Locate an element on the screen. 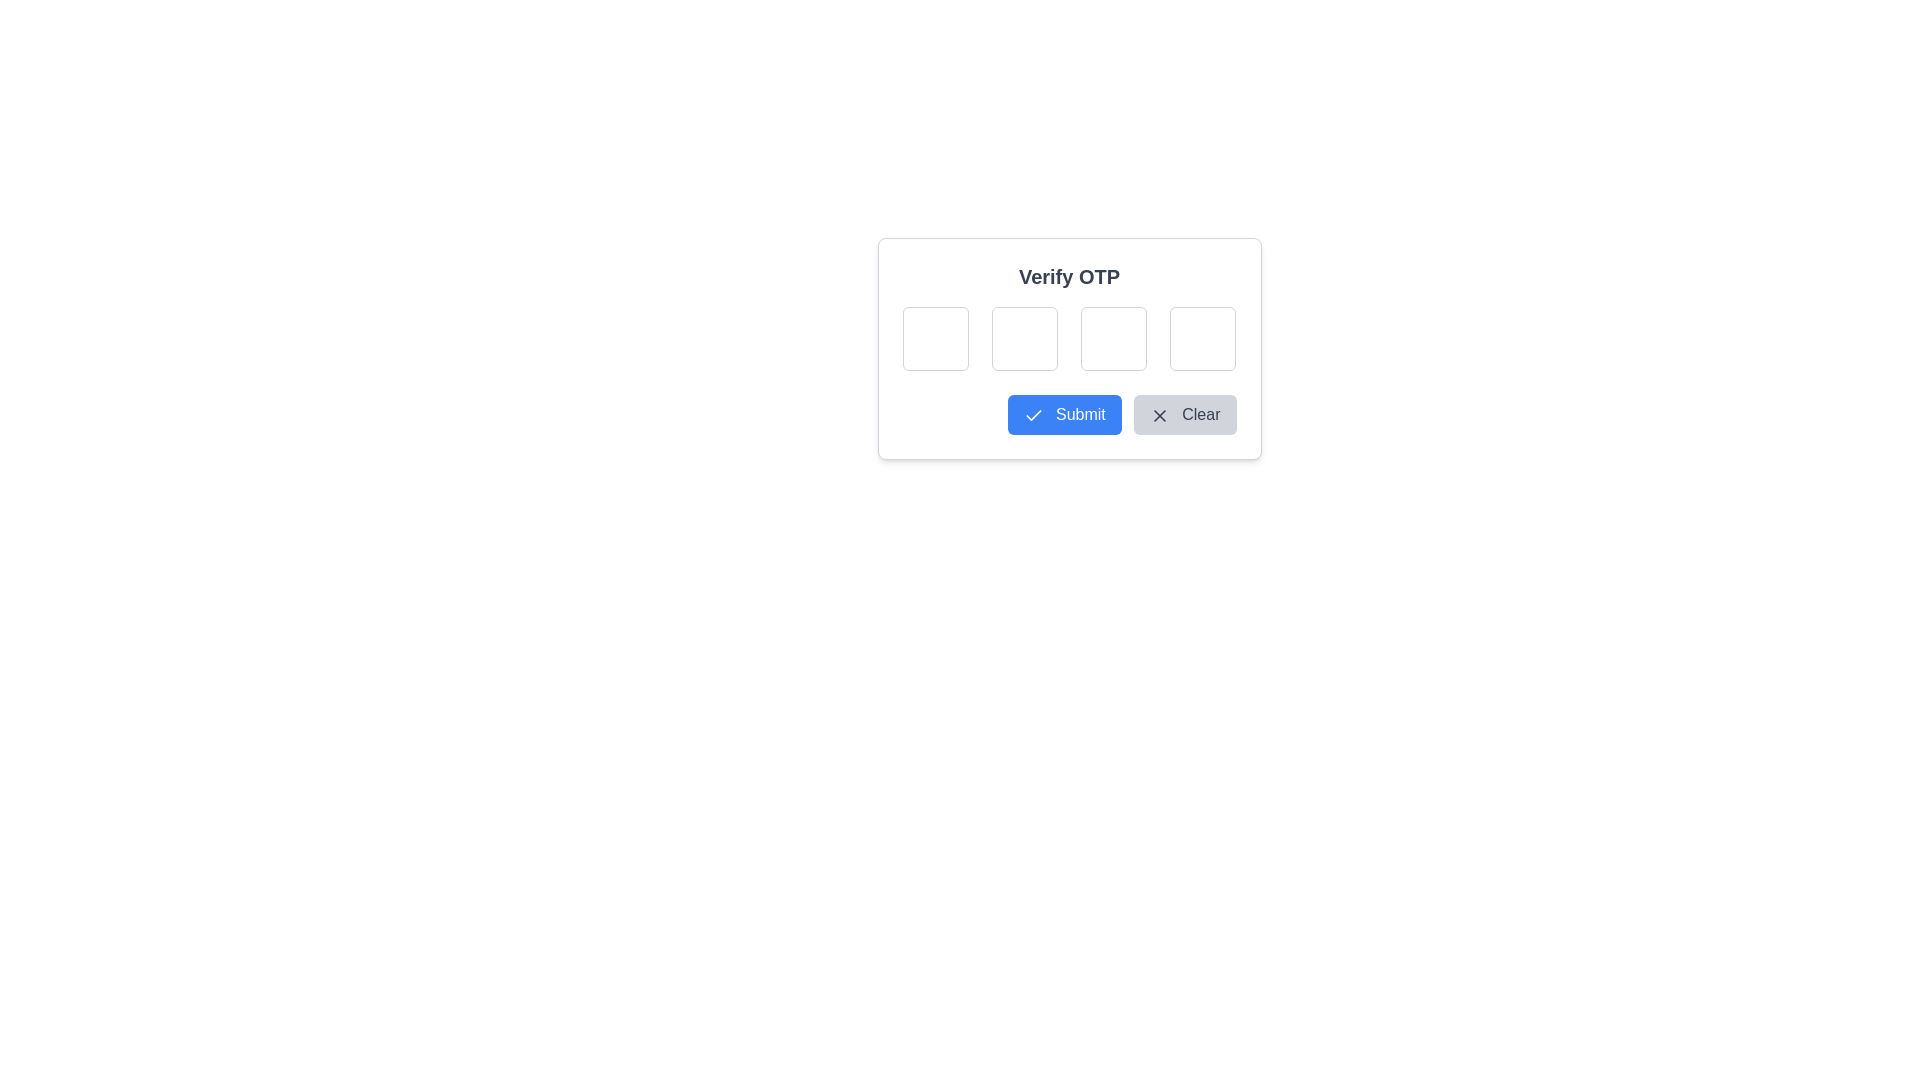 This screenshot has width=1920, height=1080. the 'Clear' button with a light gray background and dark gray text, which is the second button from the right in the horizontal layout at the bottom of the modal dialog is located at coordinates (1185, 414).